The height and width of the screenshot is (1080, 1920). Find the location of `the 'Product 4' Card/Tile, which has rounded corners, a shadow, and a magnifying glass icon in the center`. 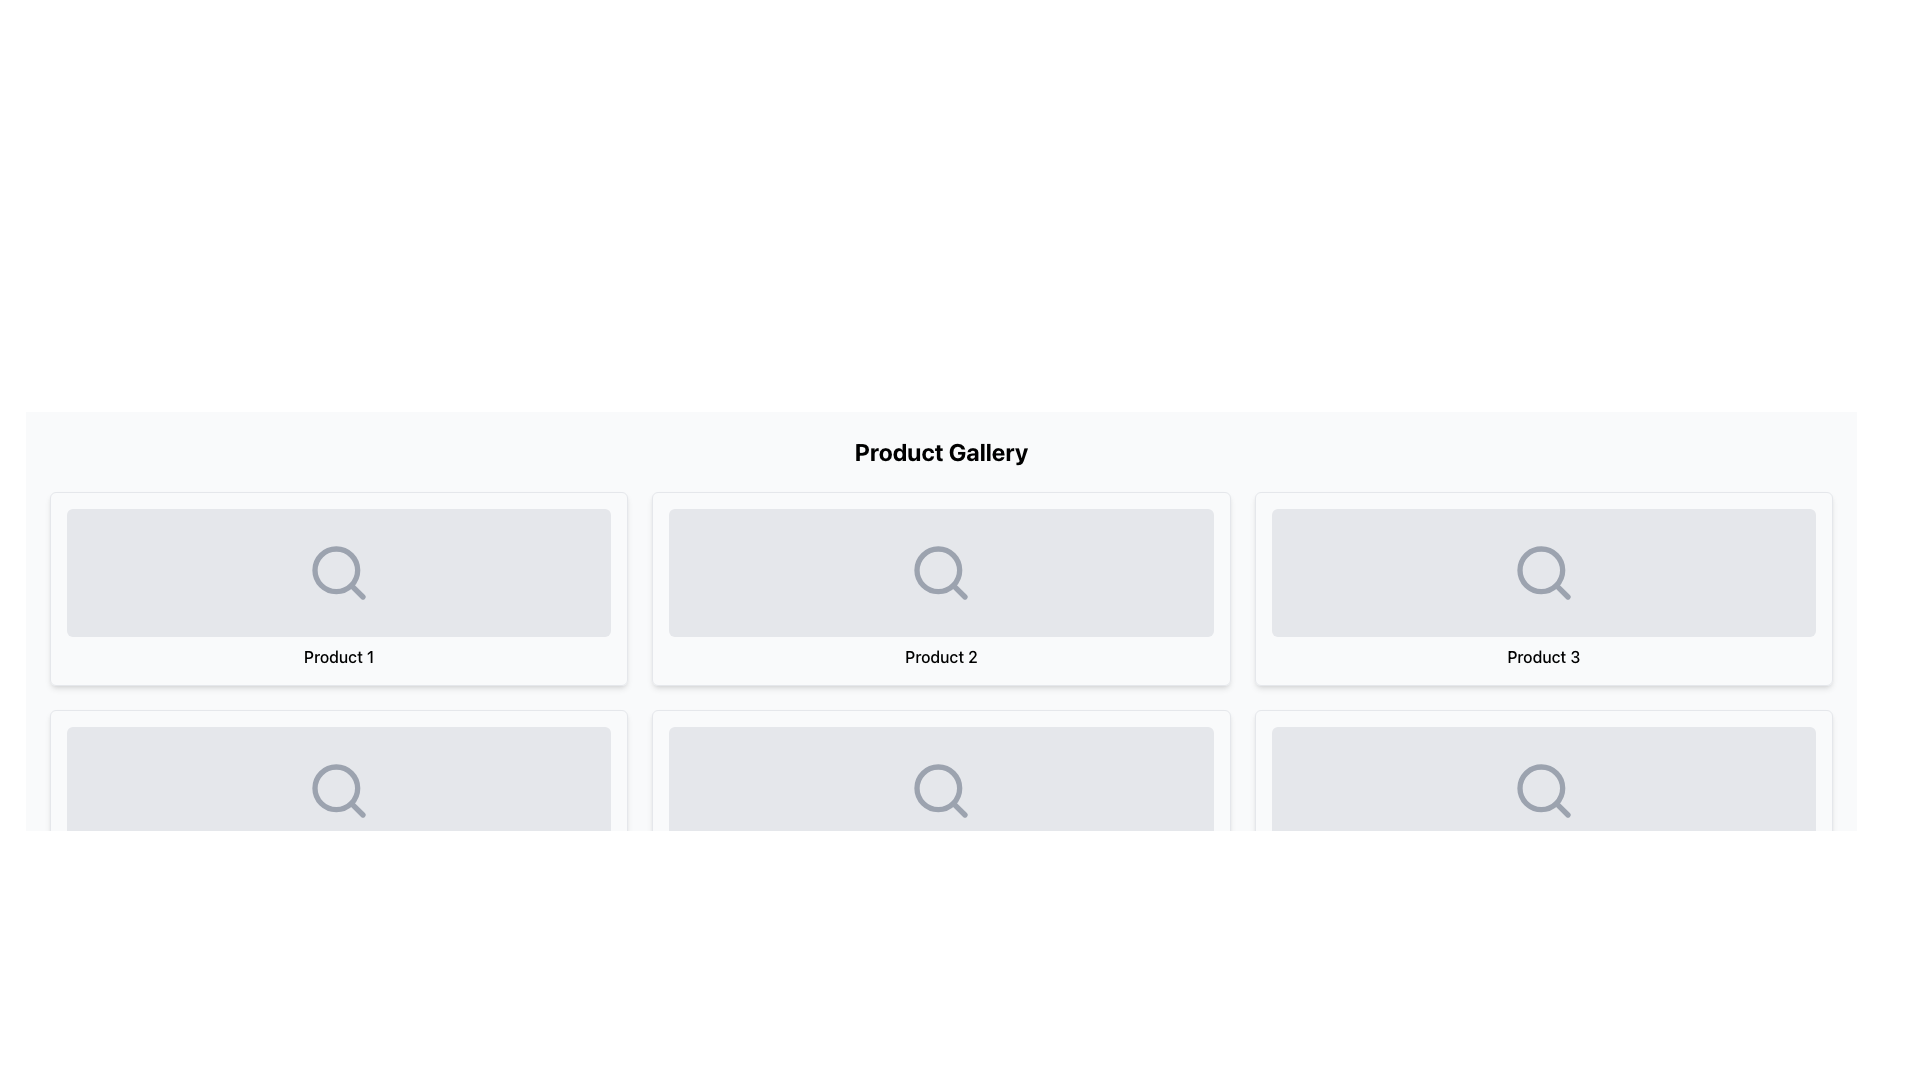

the 'Product 4' Card/Tile, which has rounded corners, a shadow, and a magnifying glass icon in the center is located at coordinates (339, 805).